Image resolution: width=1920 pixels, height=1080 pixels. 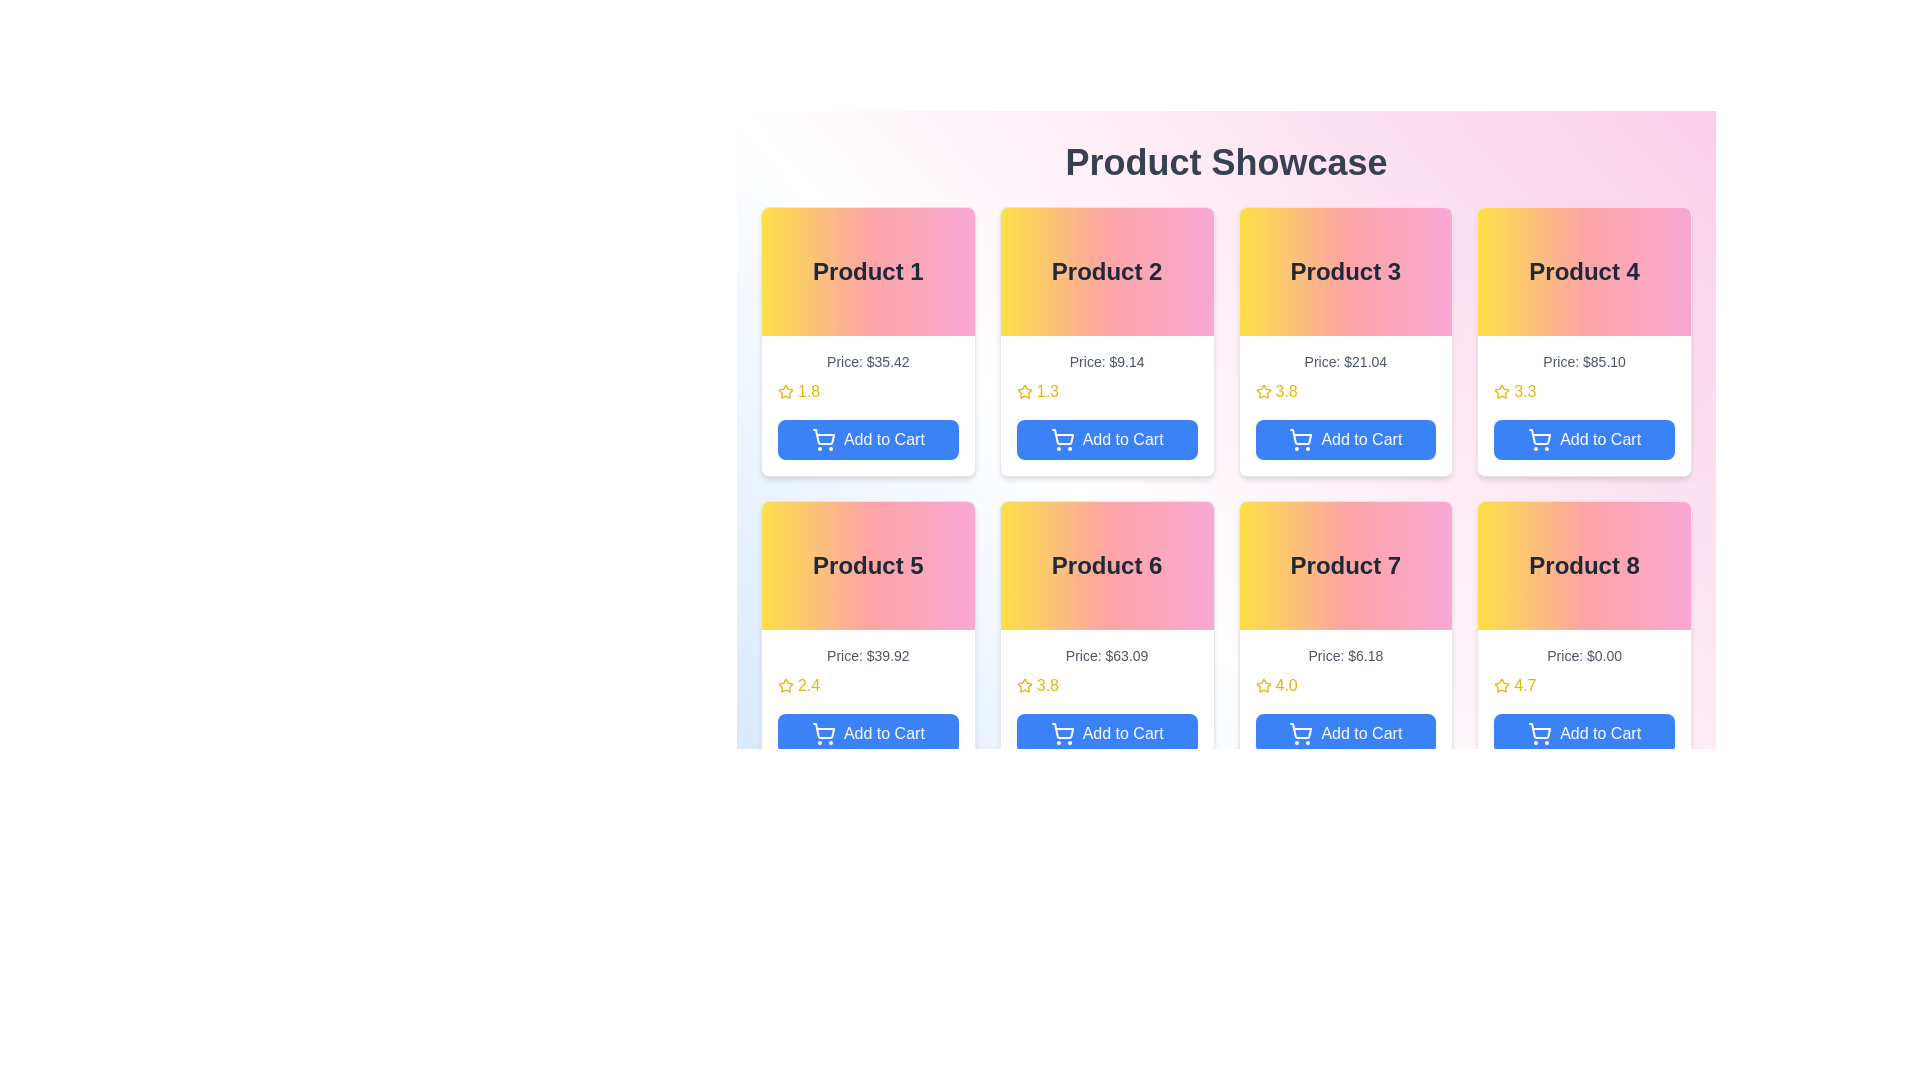 What do you see at coordinates (1301, 438) in the screenshot?
I see `the shopping cart icon` at bounding box center [1301, 438].